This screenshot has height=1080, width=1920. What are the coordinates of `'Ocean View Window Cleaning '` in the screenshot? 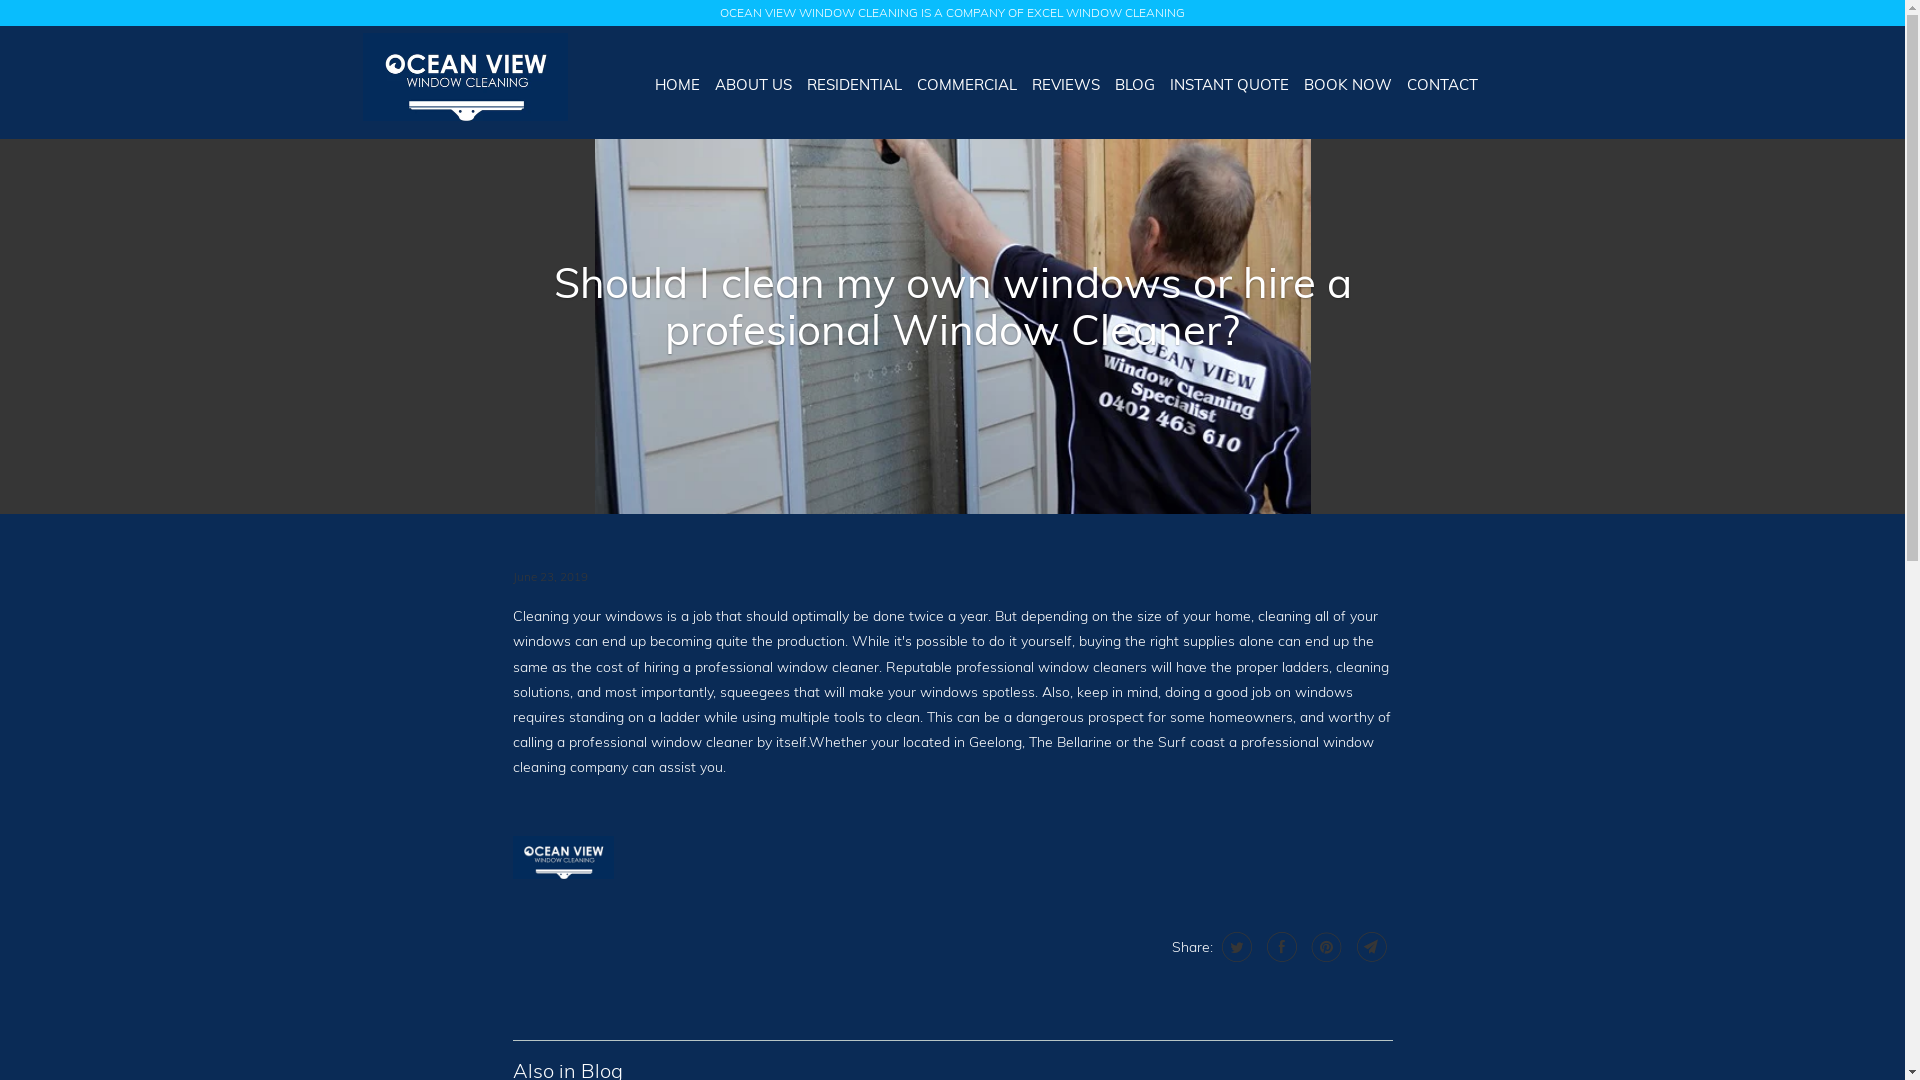 It's located at (361, 80).